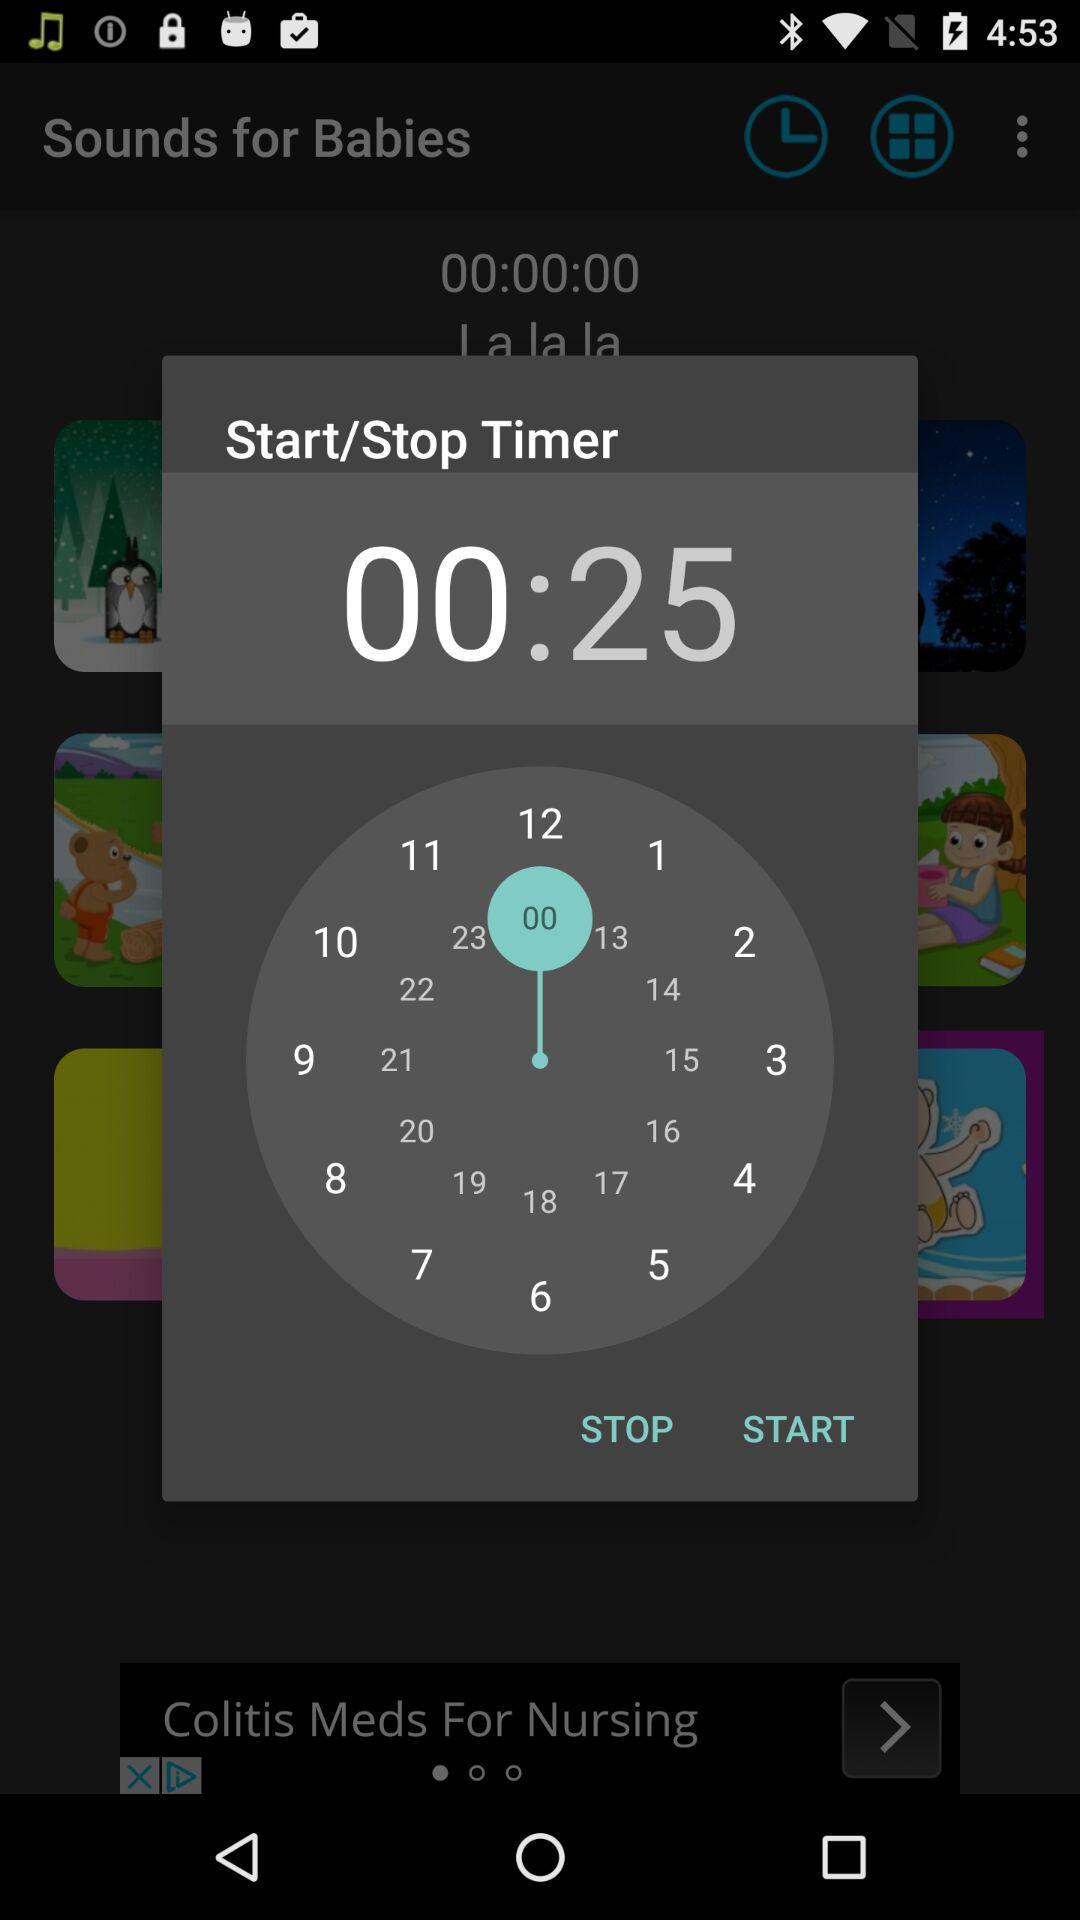 The image size is (1080, 1920). Describe the element at coordinates (425, 597) in the screenshot. I see `the item below the start/stop timer item` at that location.